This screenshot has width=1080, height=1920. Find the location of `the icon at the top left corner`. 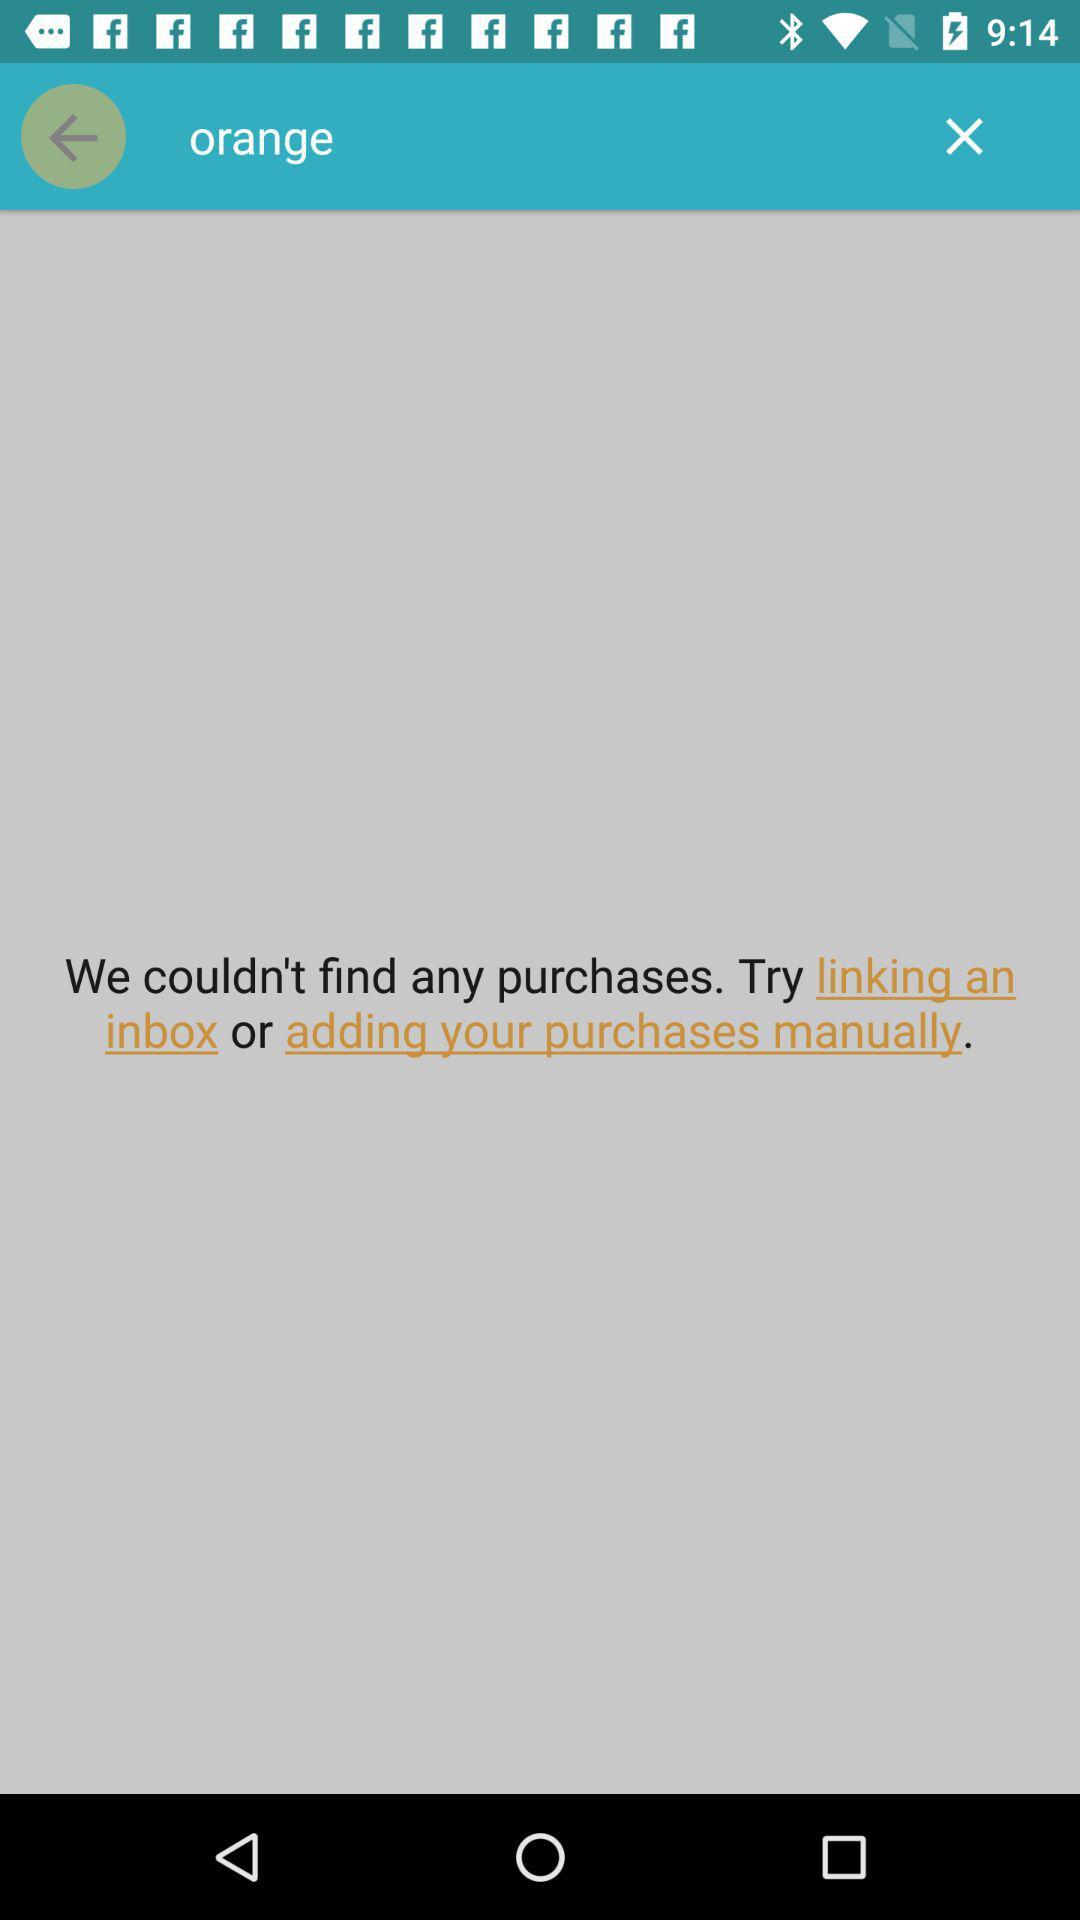

the icon at the top left corner is located at coordinates (72, 135).